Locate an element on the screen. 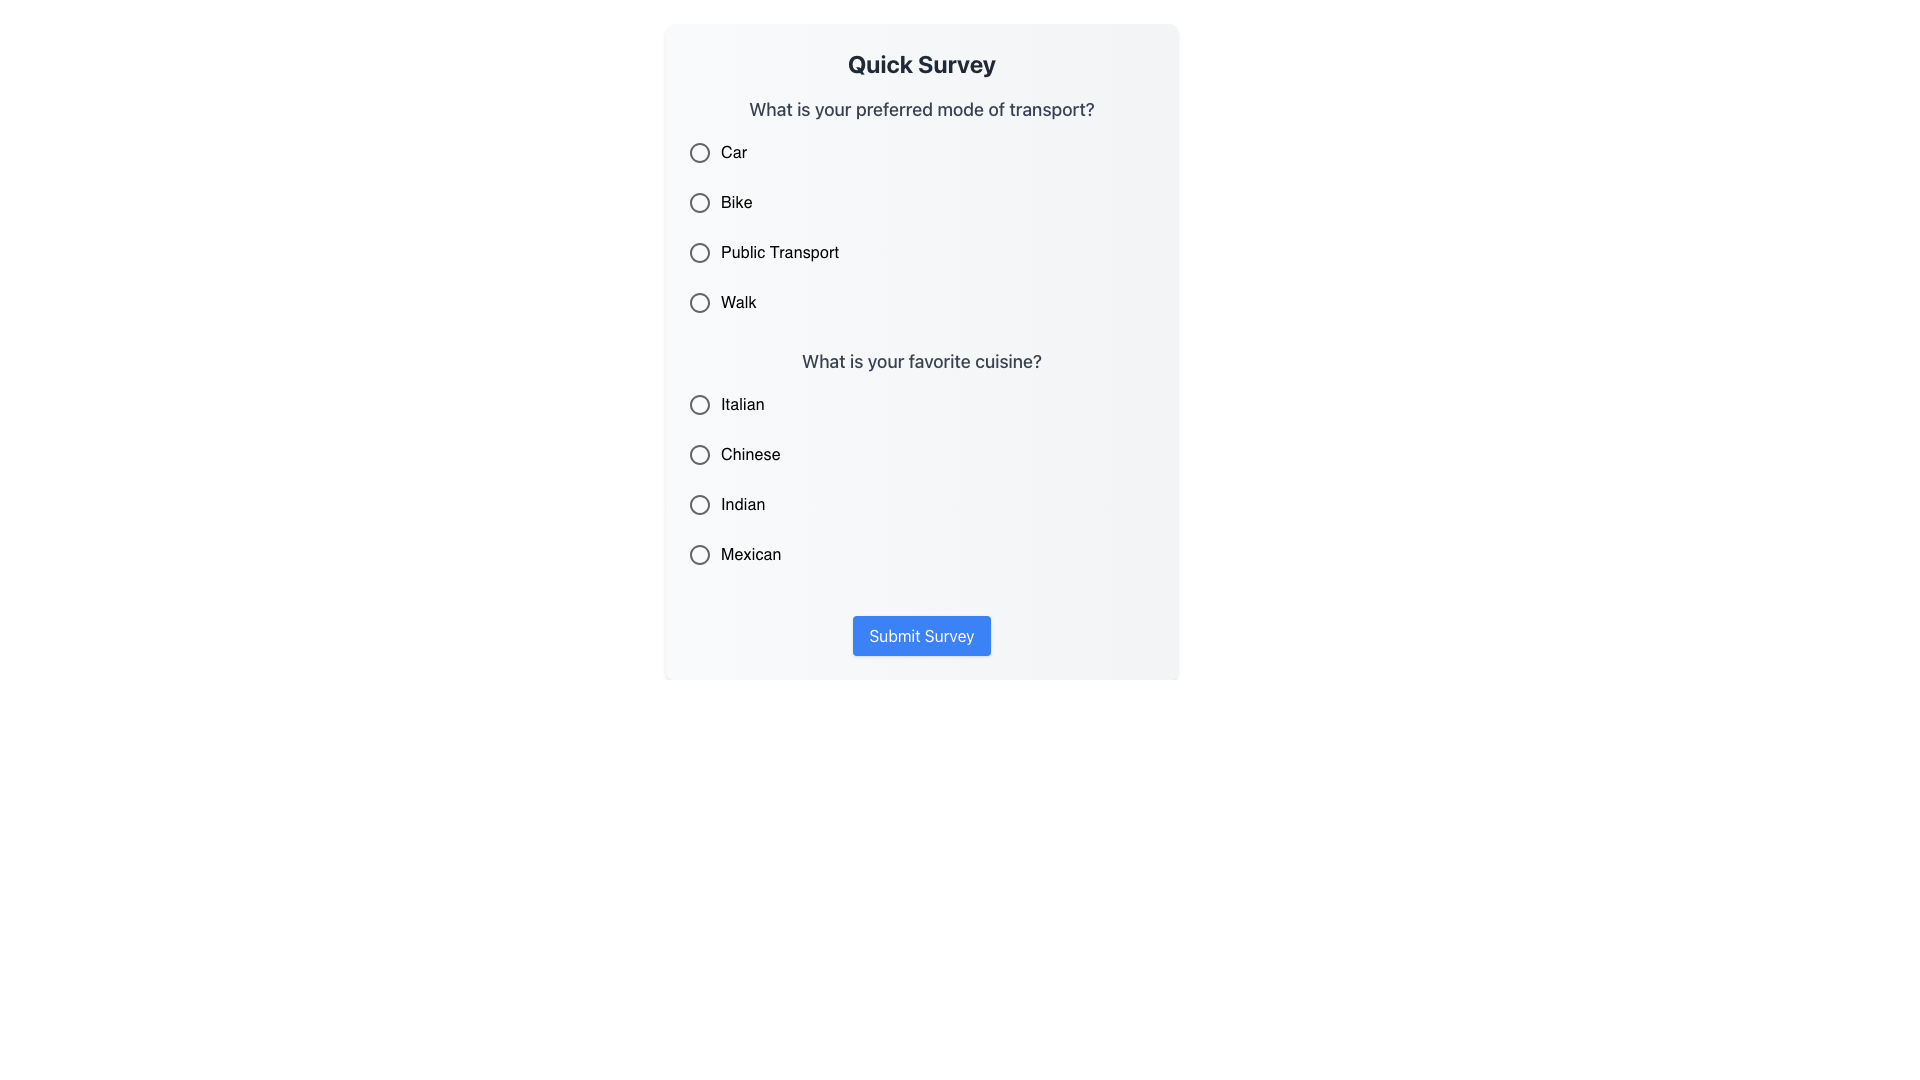 Image resolution: width=1920 pixels, height=1080 pixels. the radio button for 'Public Transport' is located at coordinates (700, 252).